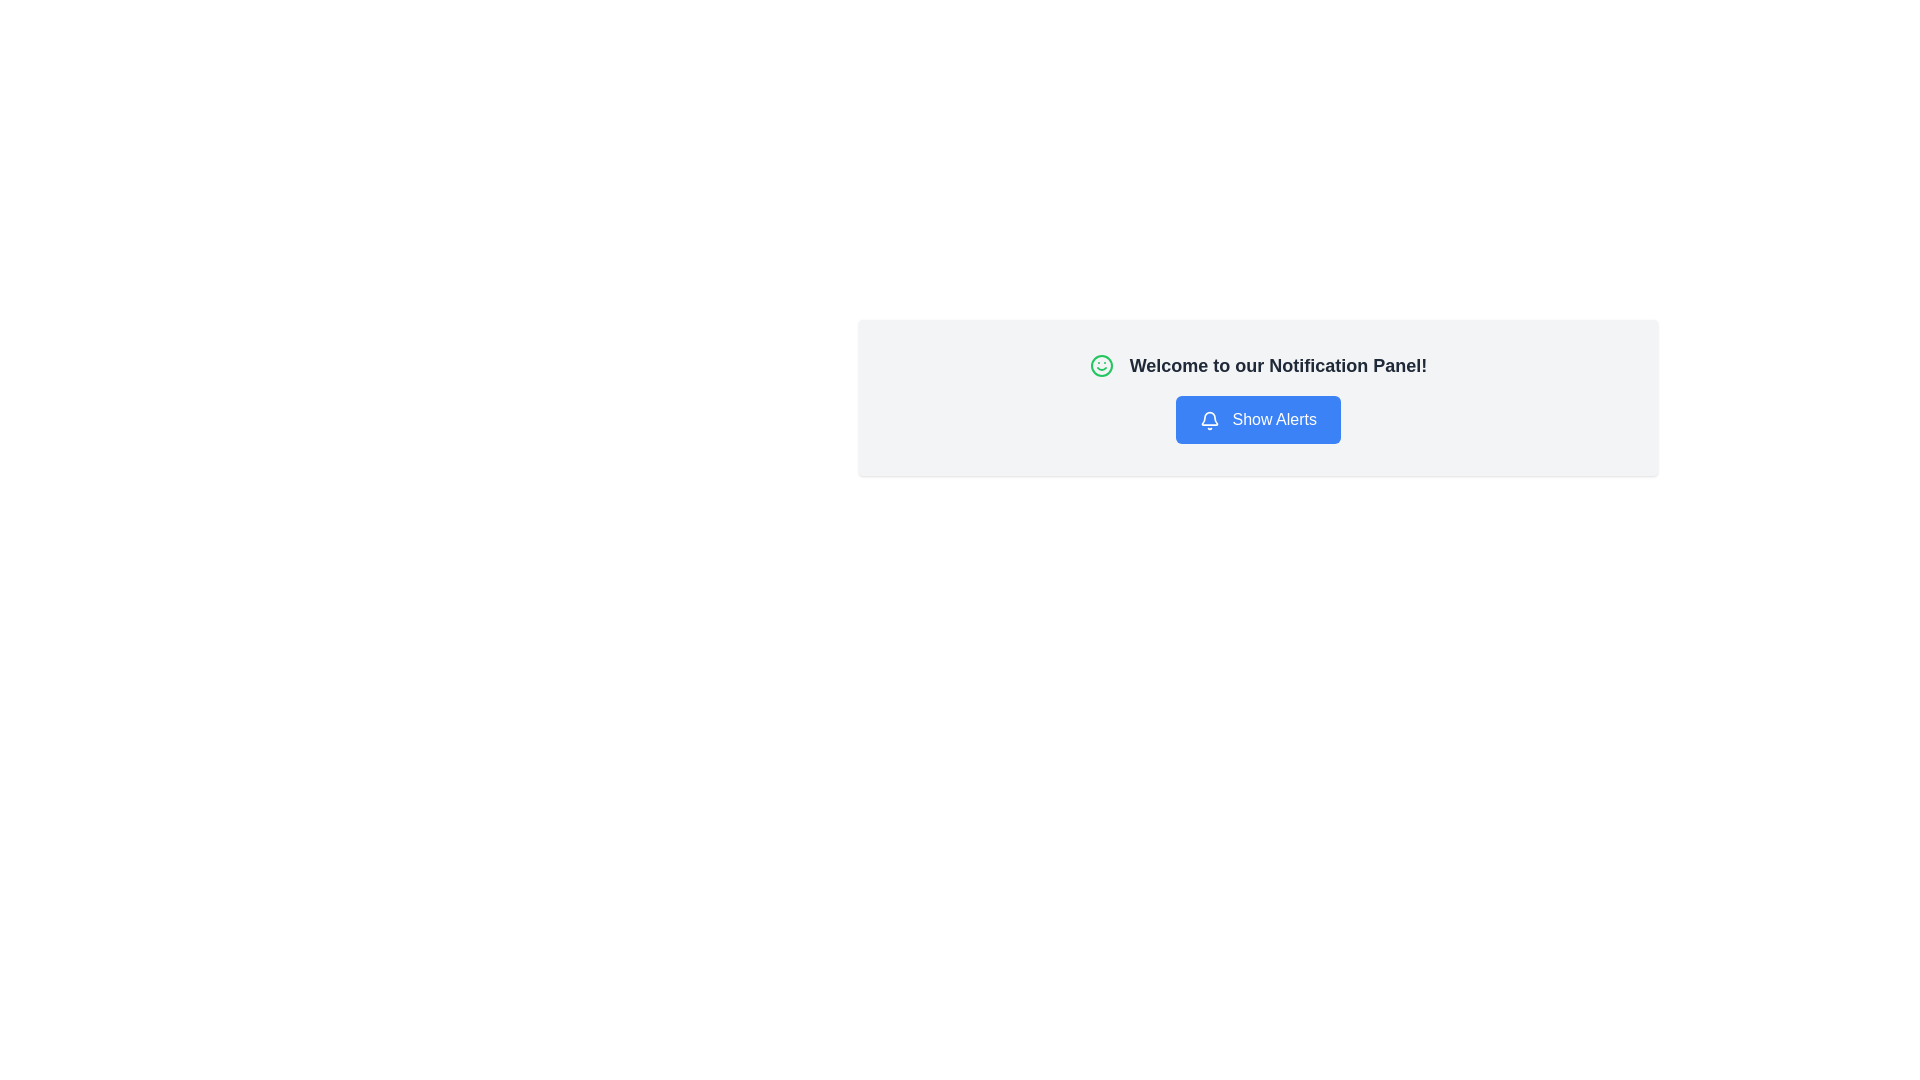 This screenshot has width=1920, height=1080. I want to click on the green circular decorative element (SVG circle) located within the smiley icon in the notification panel, so click(1100, 366).